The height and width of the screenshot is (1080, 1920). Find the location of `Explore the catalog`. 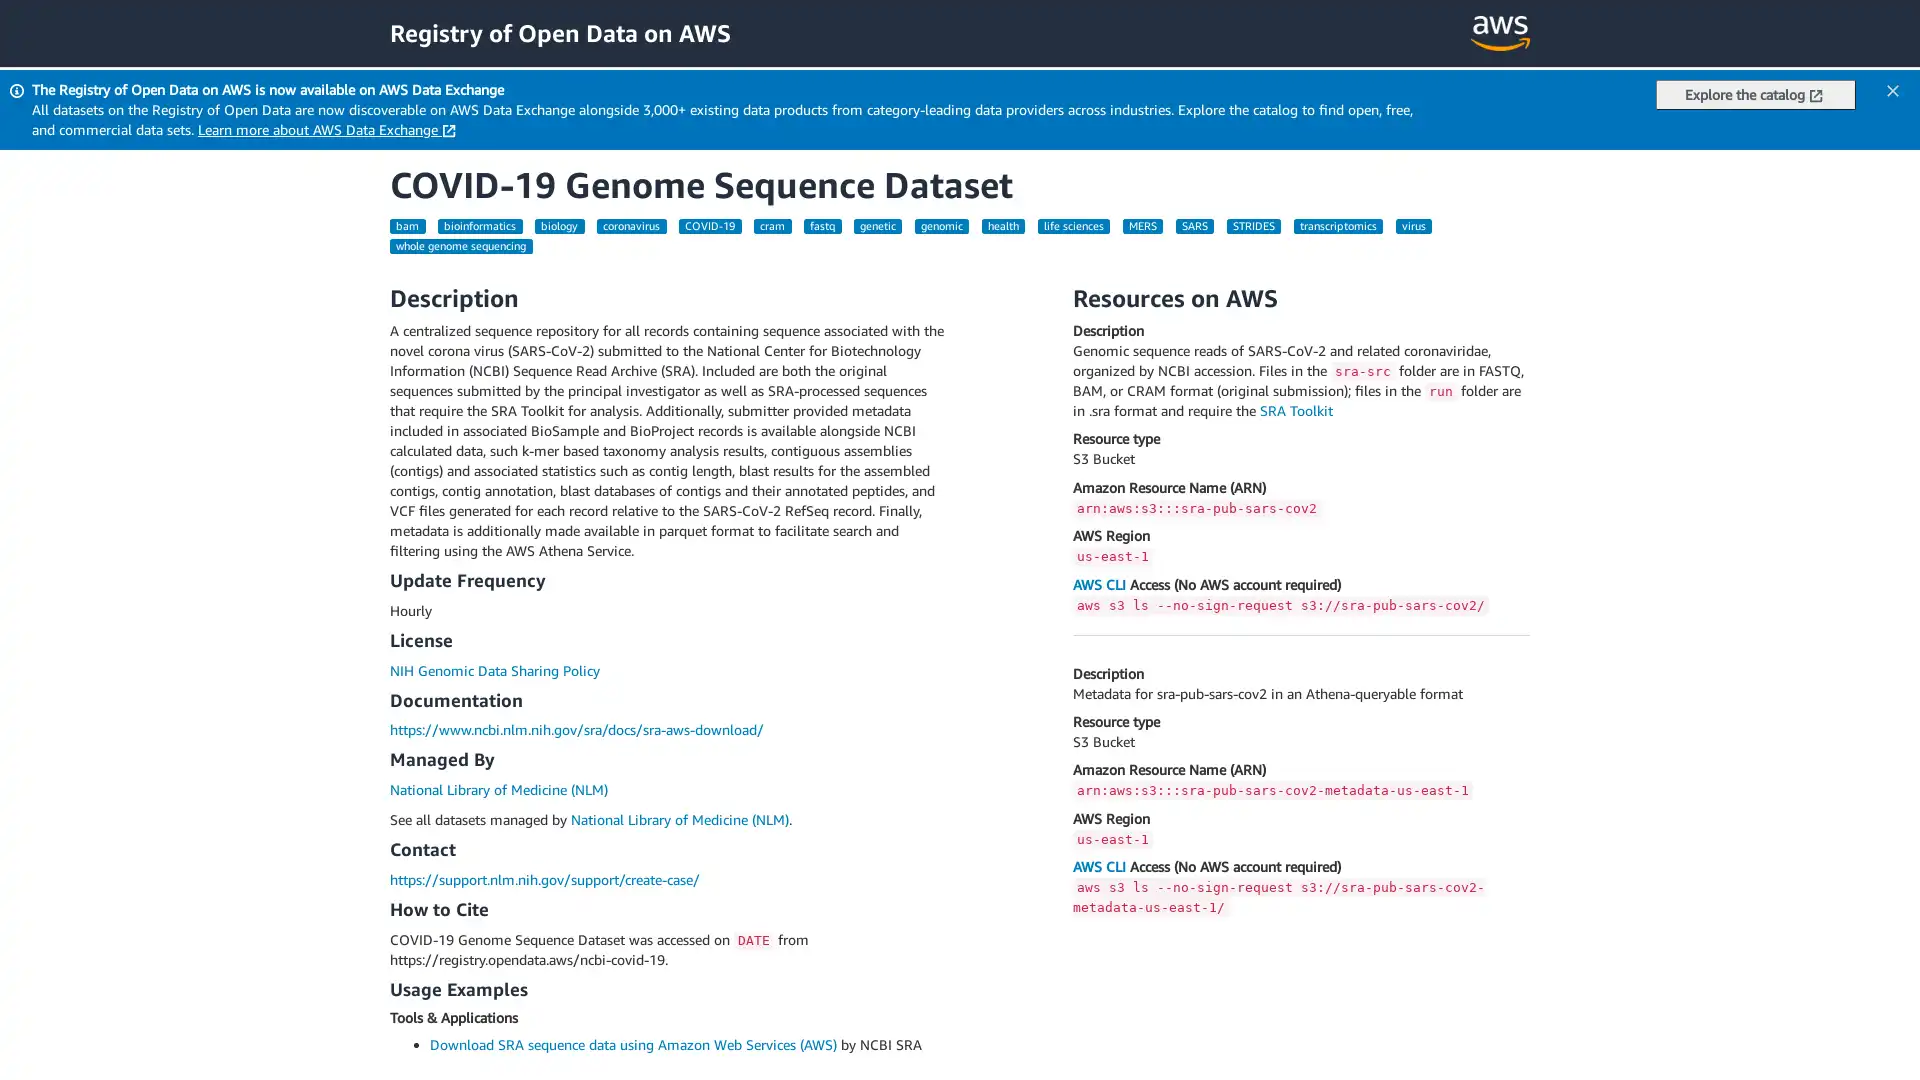

Explore the catalog is located at coordinates (1755, 95).